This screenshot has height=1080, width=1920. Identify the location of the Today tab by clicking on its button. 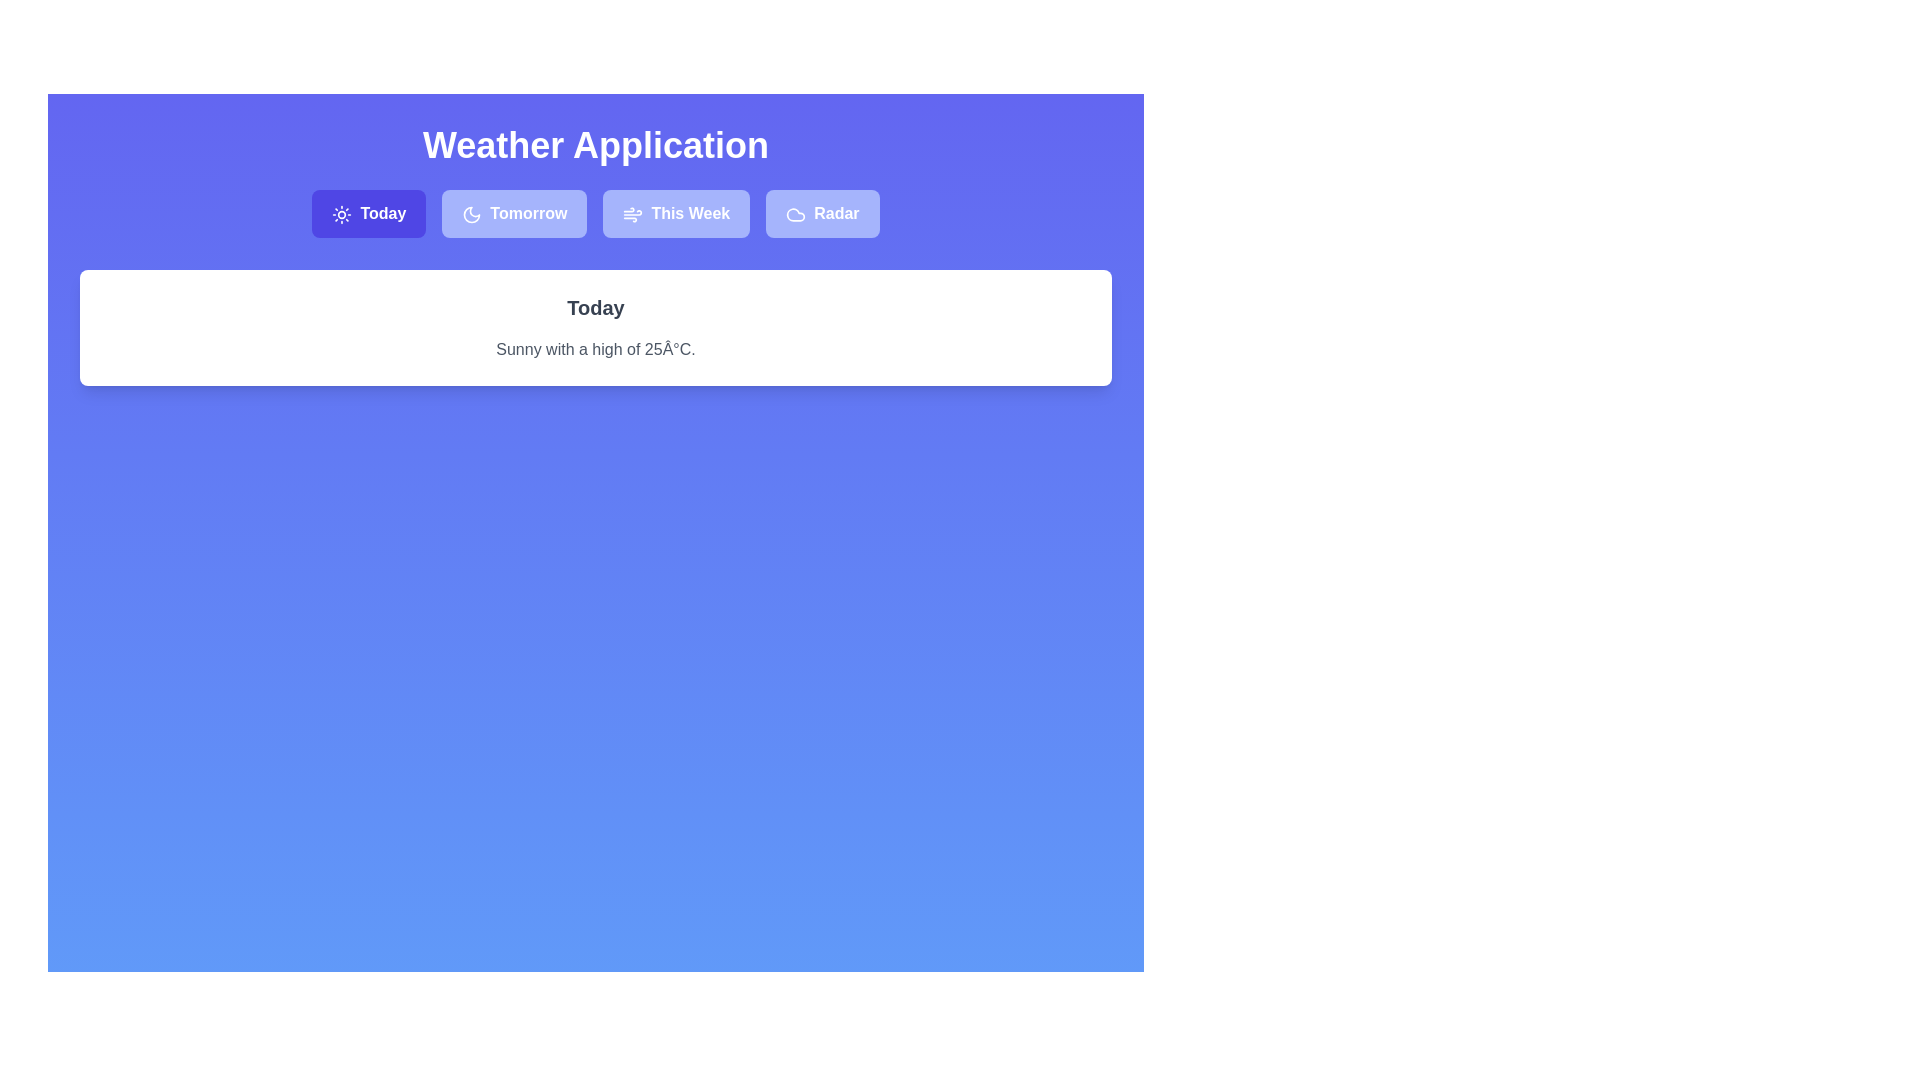
(369, 213).